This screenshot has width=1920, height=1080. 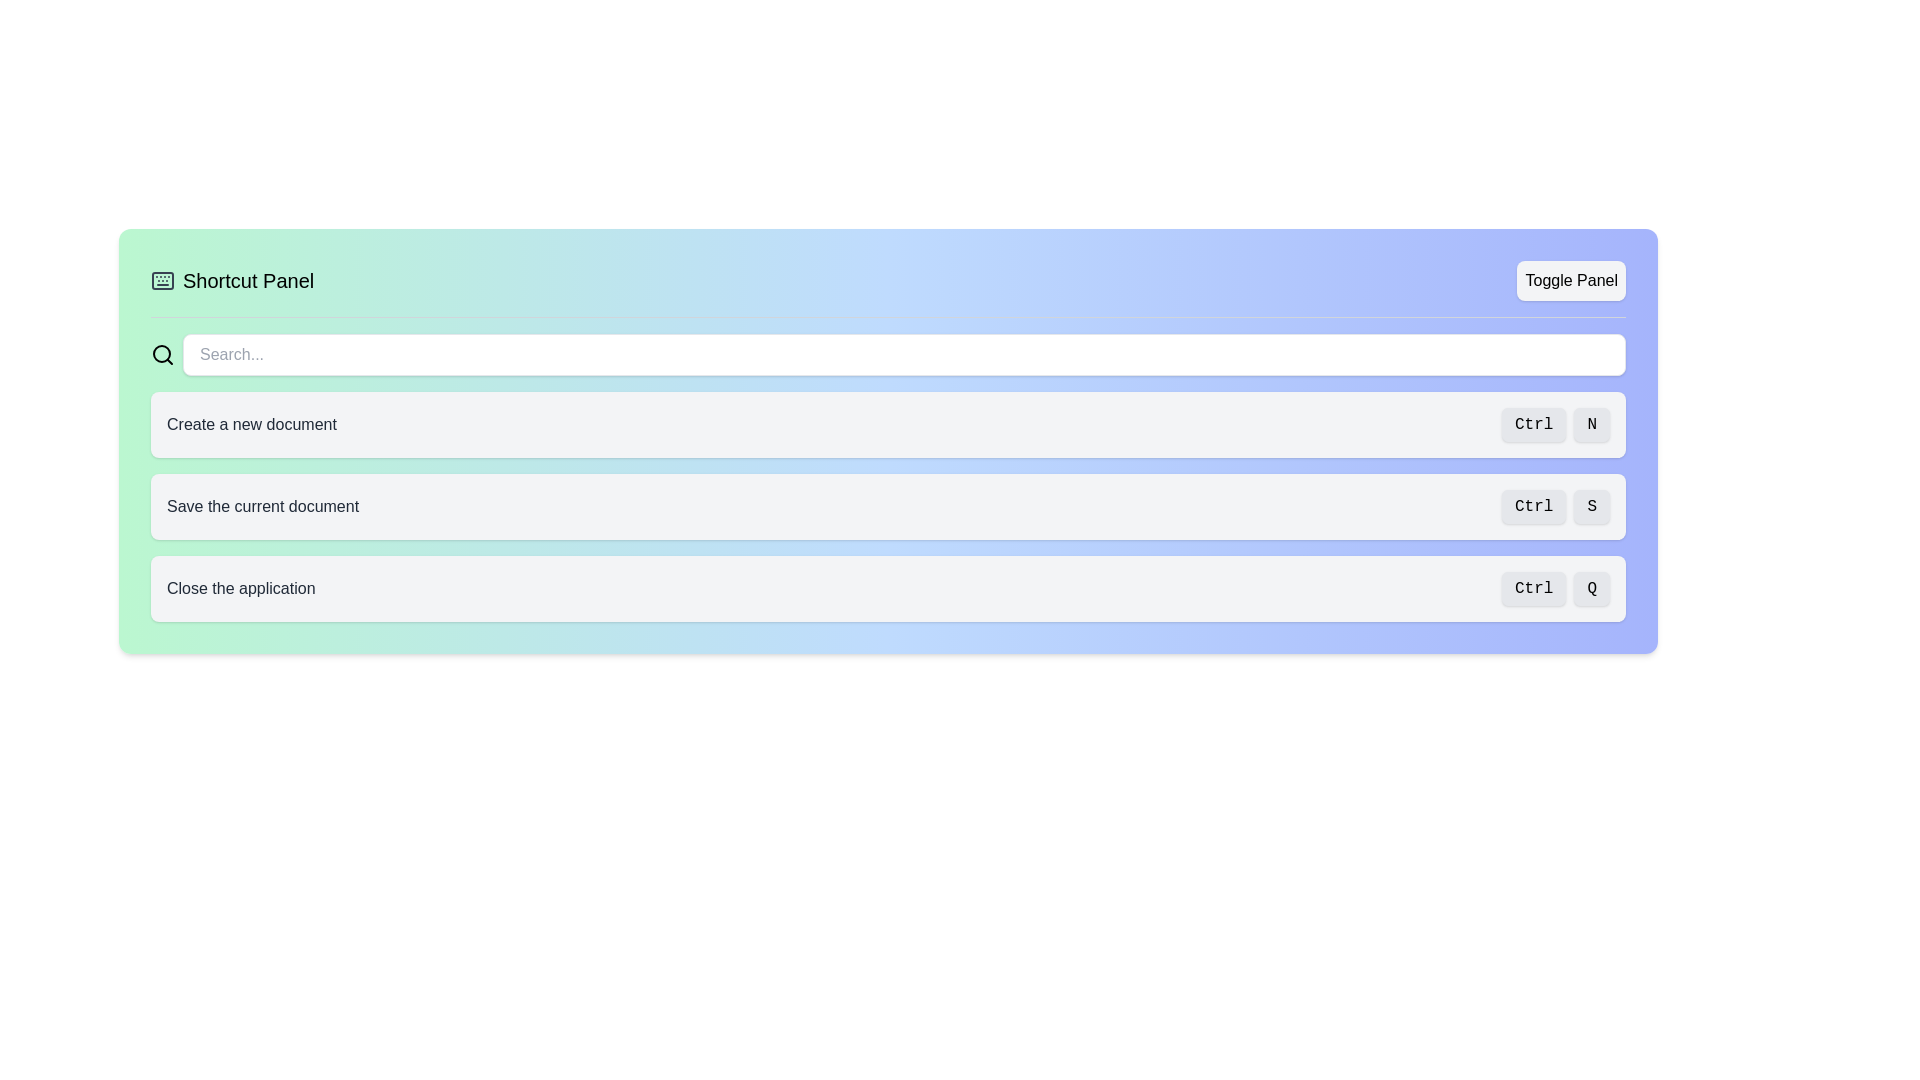 What do you see at coordinates (887, 505) in the screenshot?
I see `the informational panel displaying 'Save the current document' with shortcut keys 'Ctrl' and 'S' in the shortcut listing interface` at bounding box center [887, 505].